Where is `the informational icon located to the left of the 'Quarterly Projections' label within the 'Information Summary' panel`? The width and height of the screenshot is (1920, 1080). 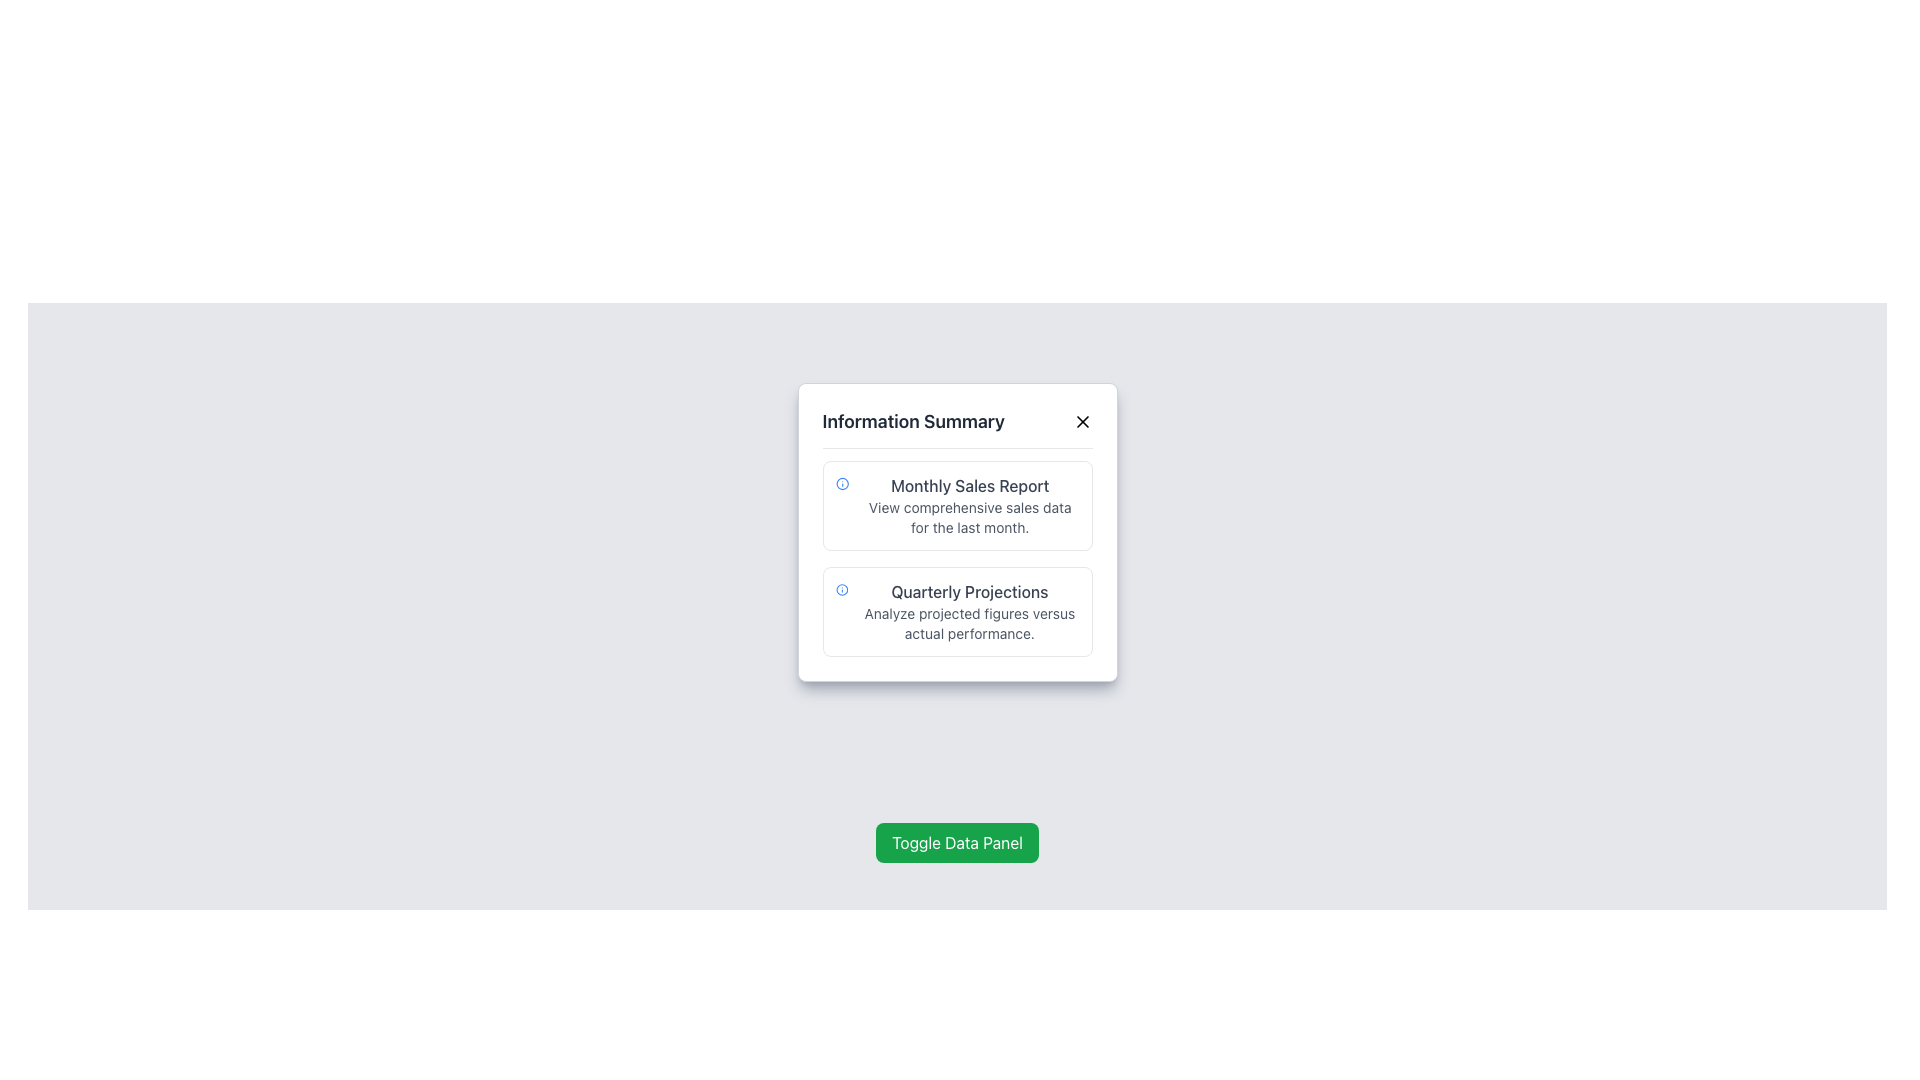 the informational icon located to the left of the 'Quarterly Projections' label within the 'Information Summary' panel is located at coordinates (841, 589).